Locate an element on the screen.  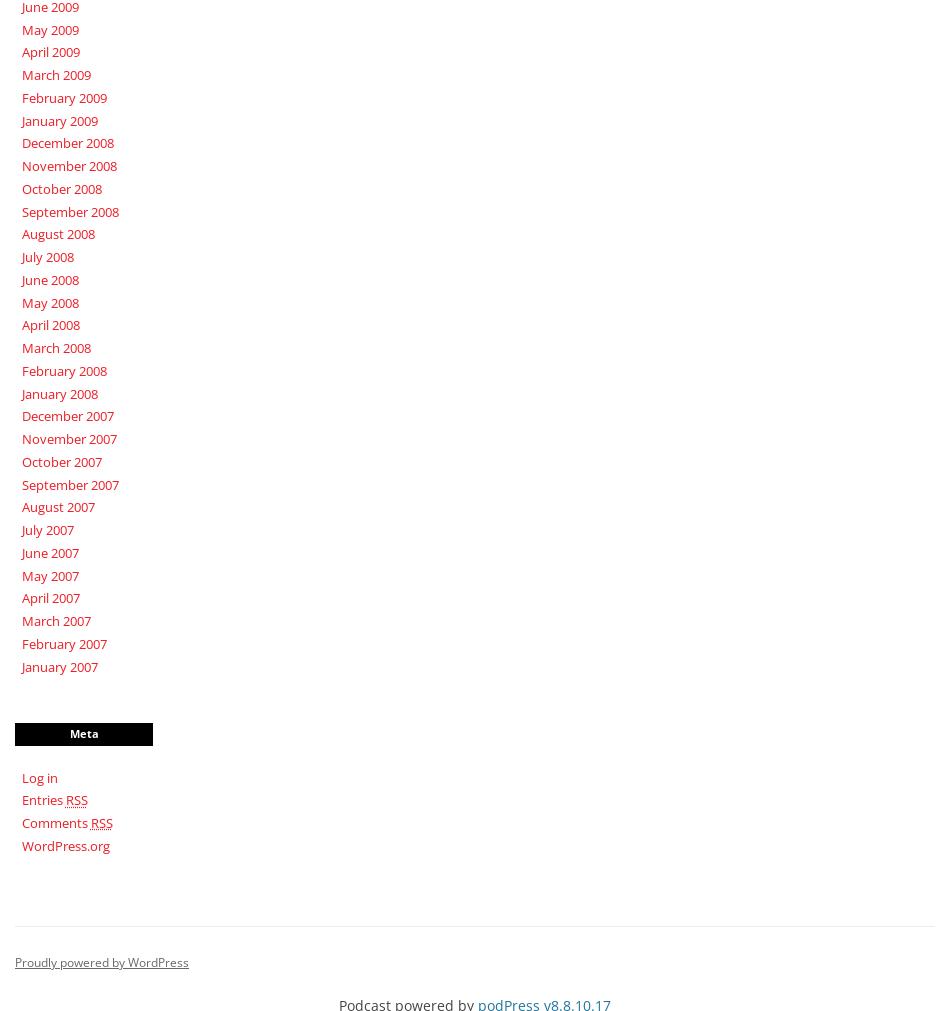
'October 2007' is located at coordinates (60, 460).